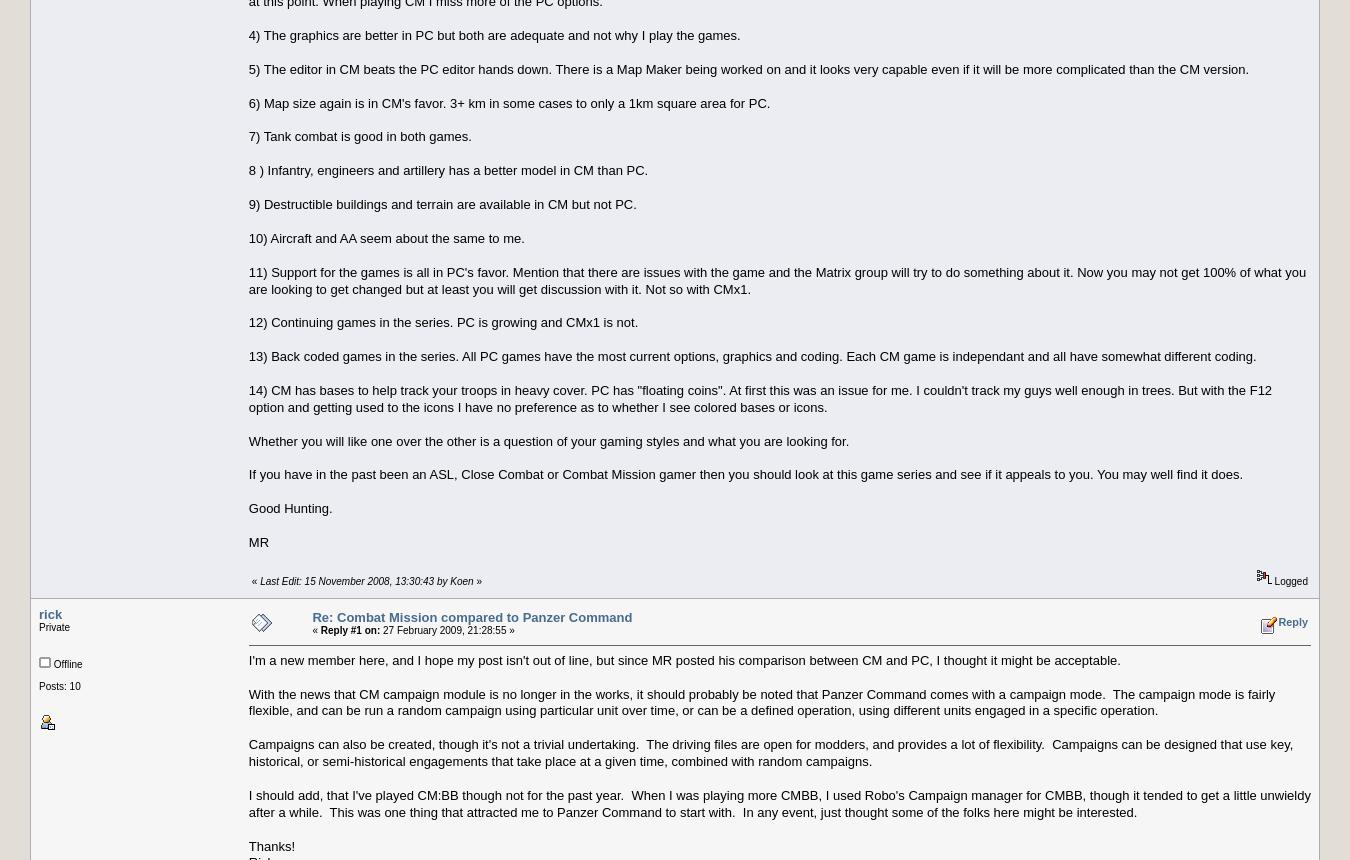  Describe the element at coordinates (1289, 580) in the screenshot. I see `'Logged'` at that location.